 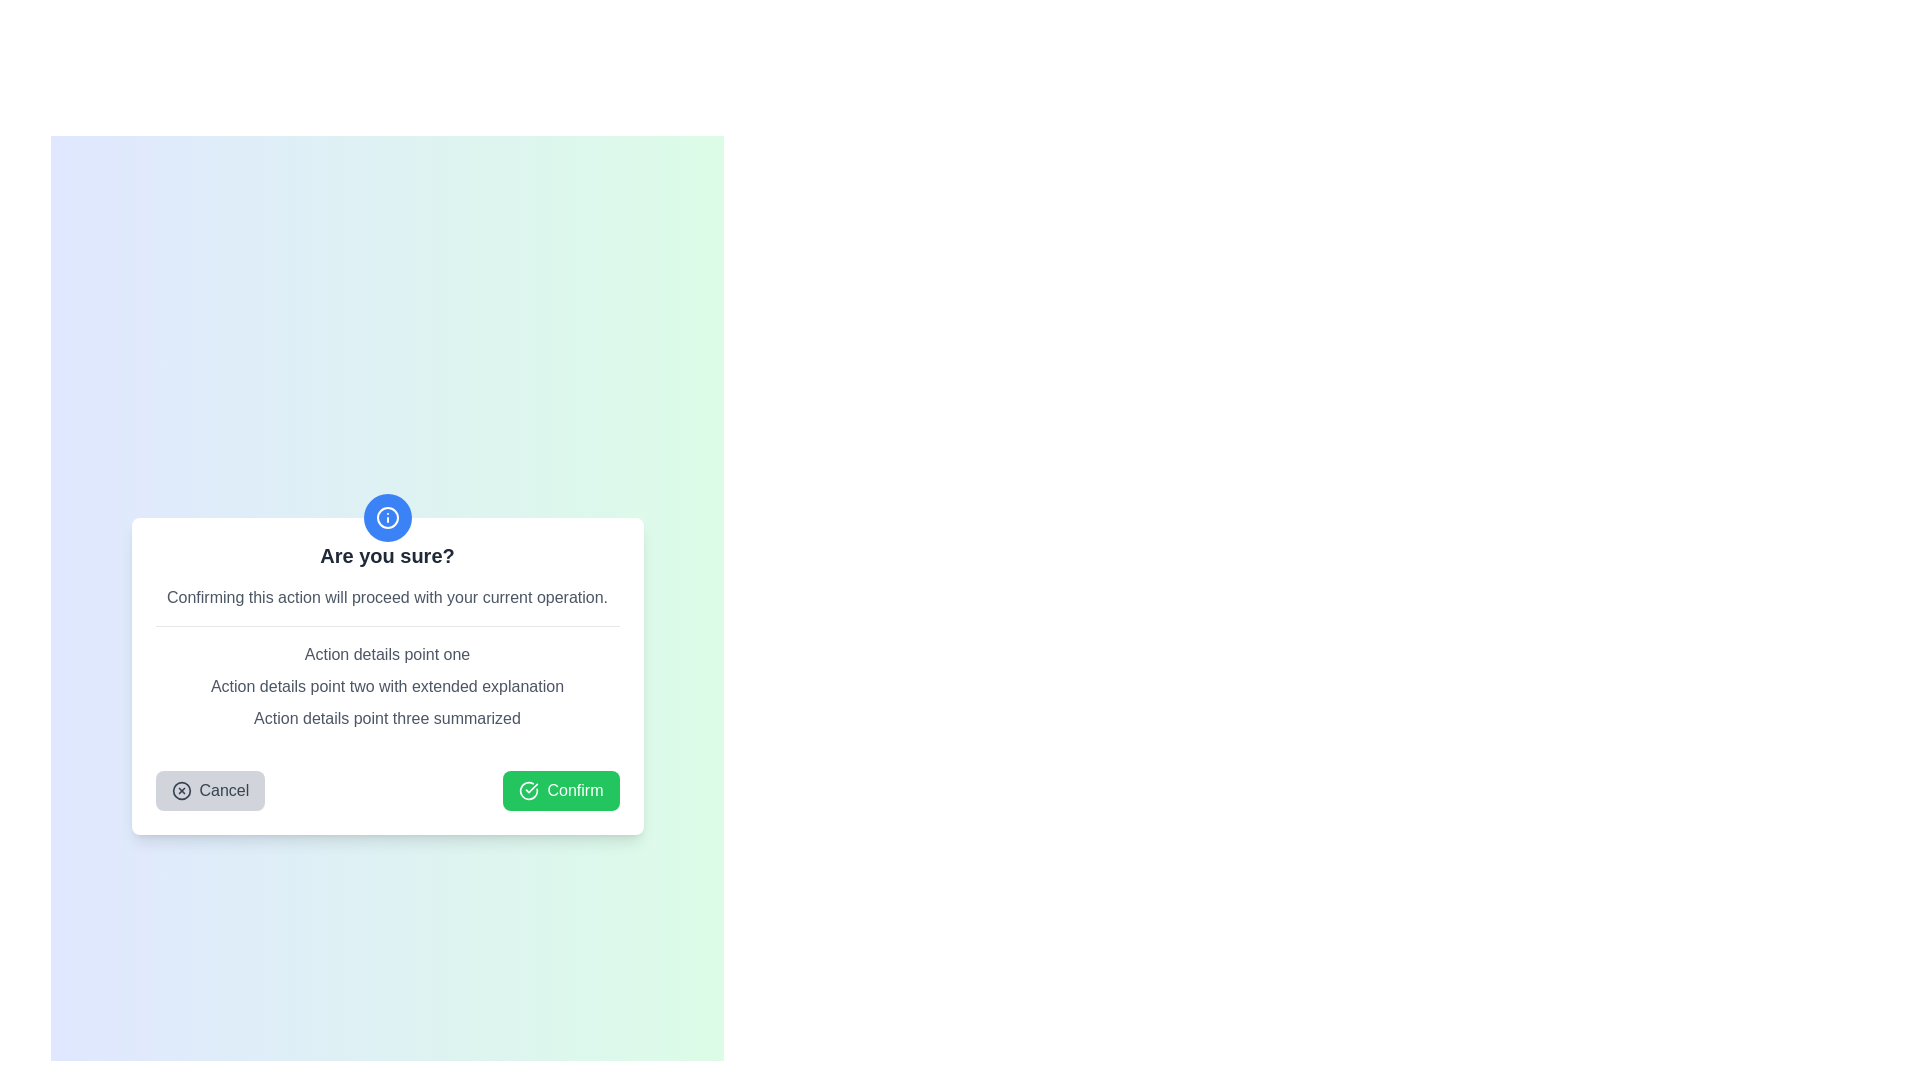 What do you see at coordinates (387, 685) in the screenshot?
I see `the information display text block located in the bottom half of the confirmation dialog, above the 'Cancel' and 'Confirm' buttons` at bounding box center [387, 685].